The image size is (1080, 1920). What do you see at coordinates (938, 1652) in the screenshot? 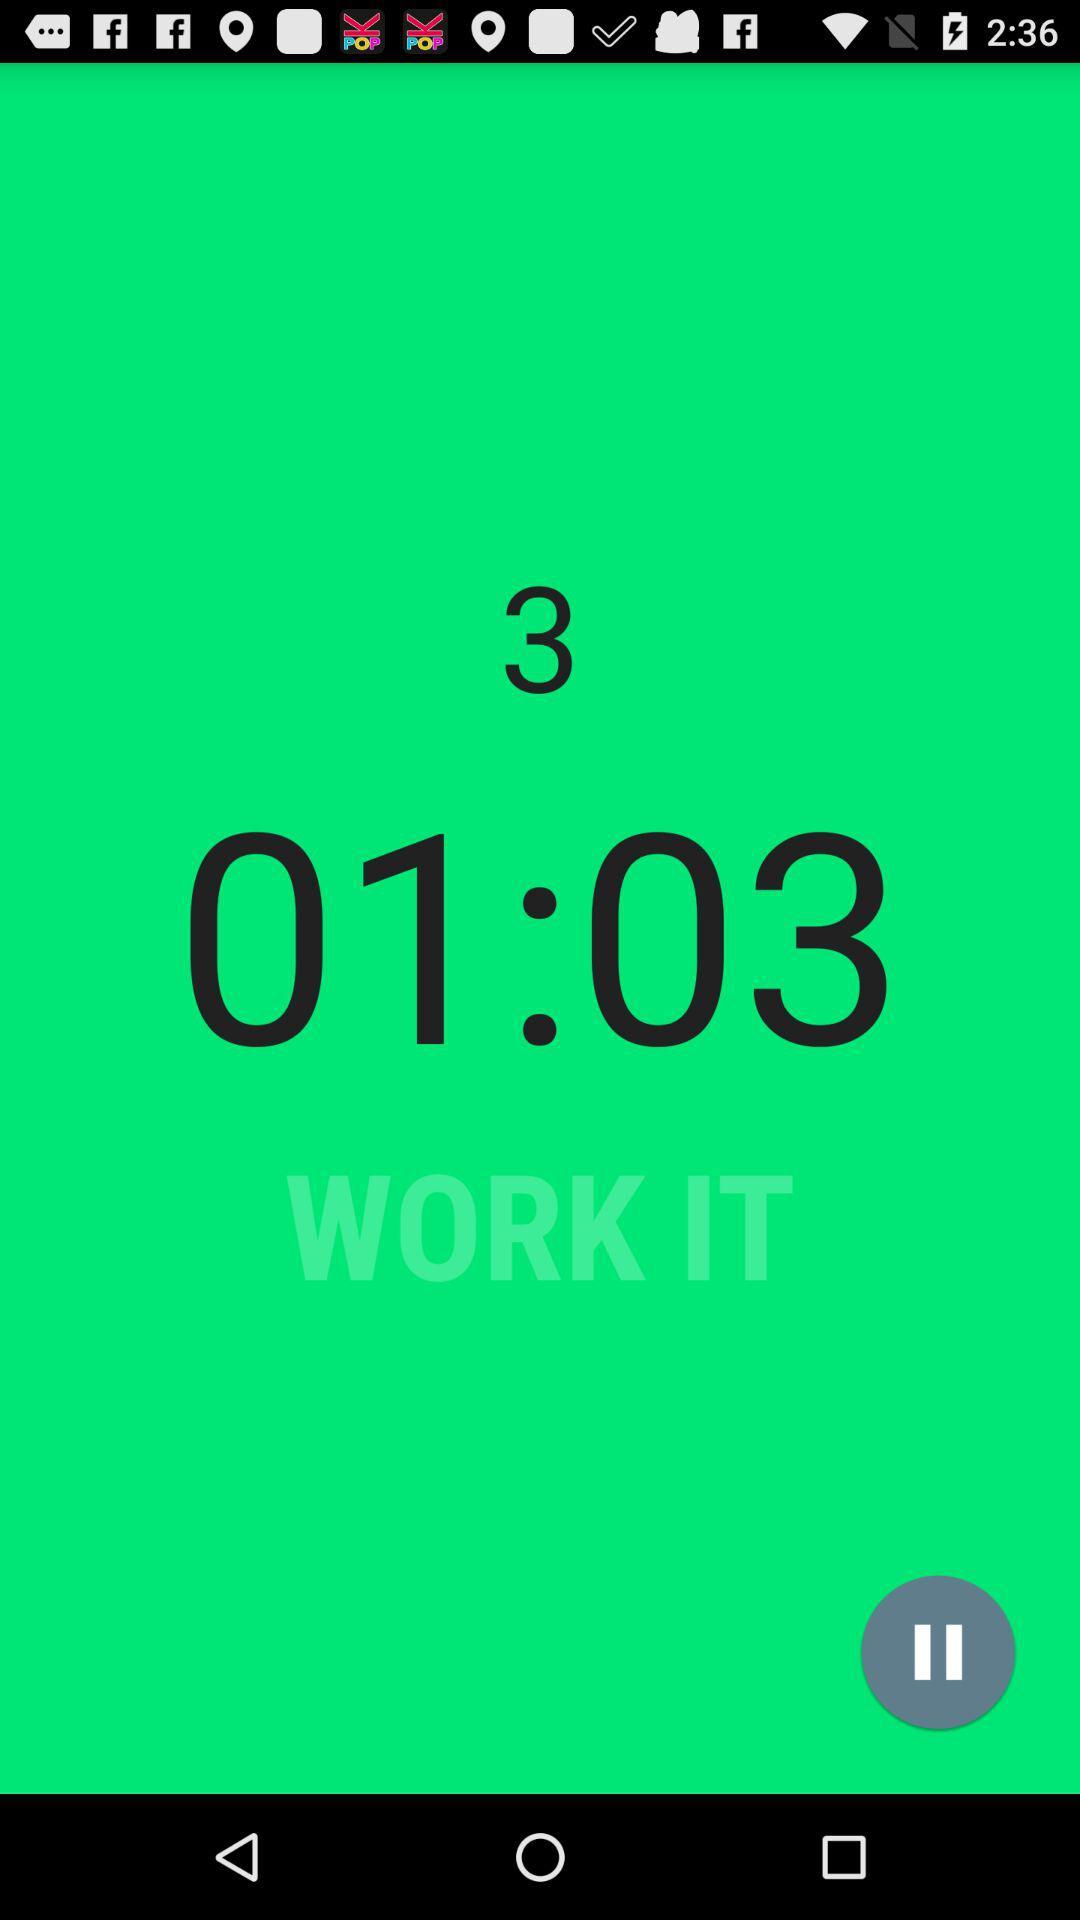
I see `the app below the 01:03 item` at bounding box center [938, 1652].